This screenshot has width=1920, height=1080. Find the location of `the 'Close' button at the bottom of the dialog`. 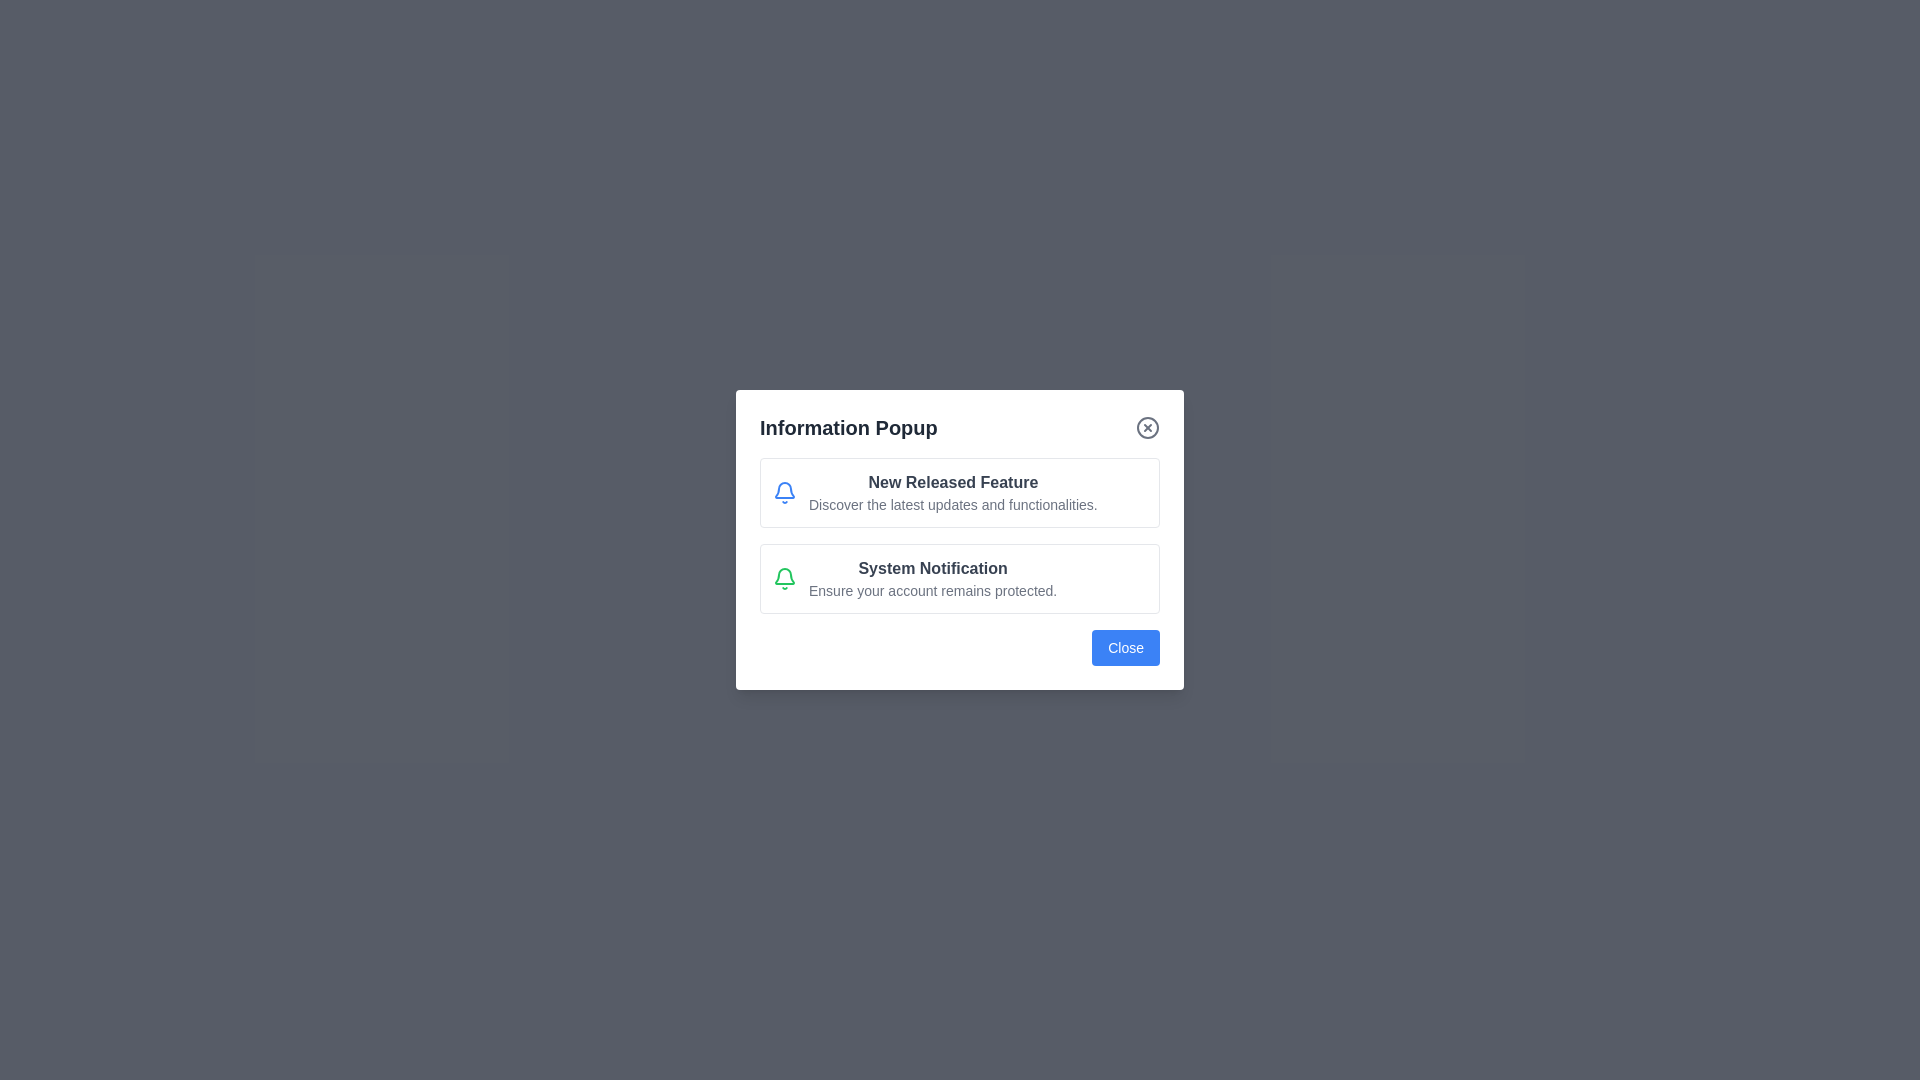

the 'Close' button at the bottom of the dialog is located at coordinates (1126, 648).